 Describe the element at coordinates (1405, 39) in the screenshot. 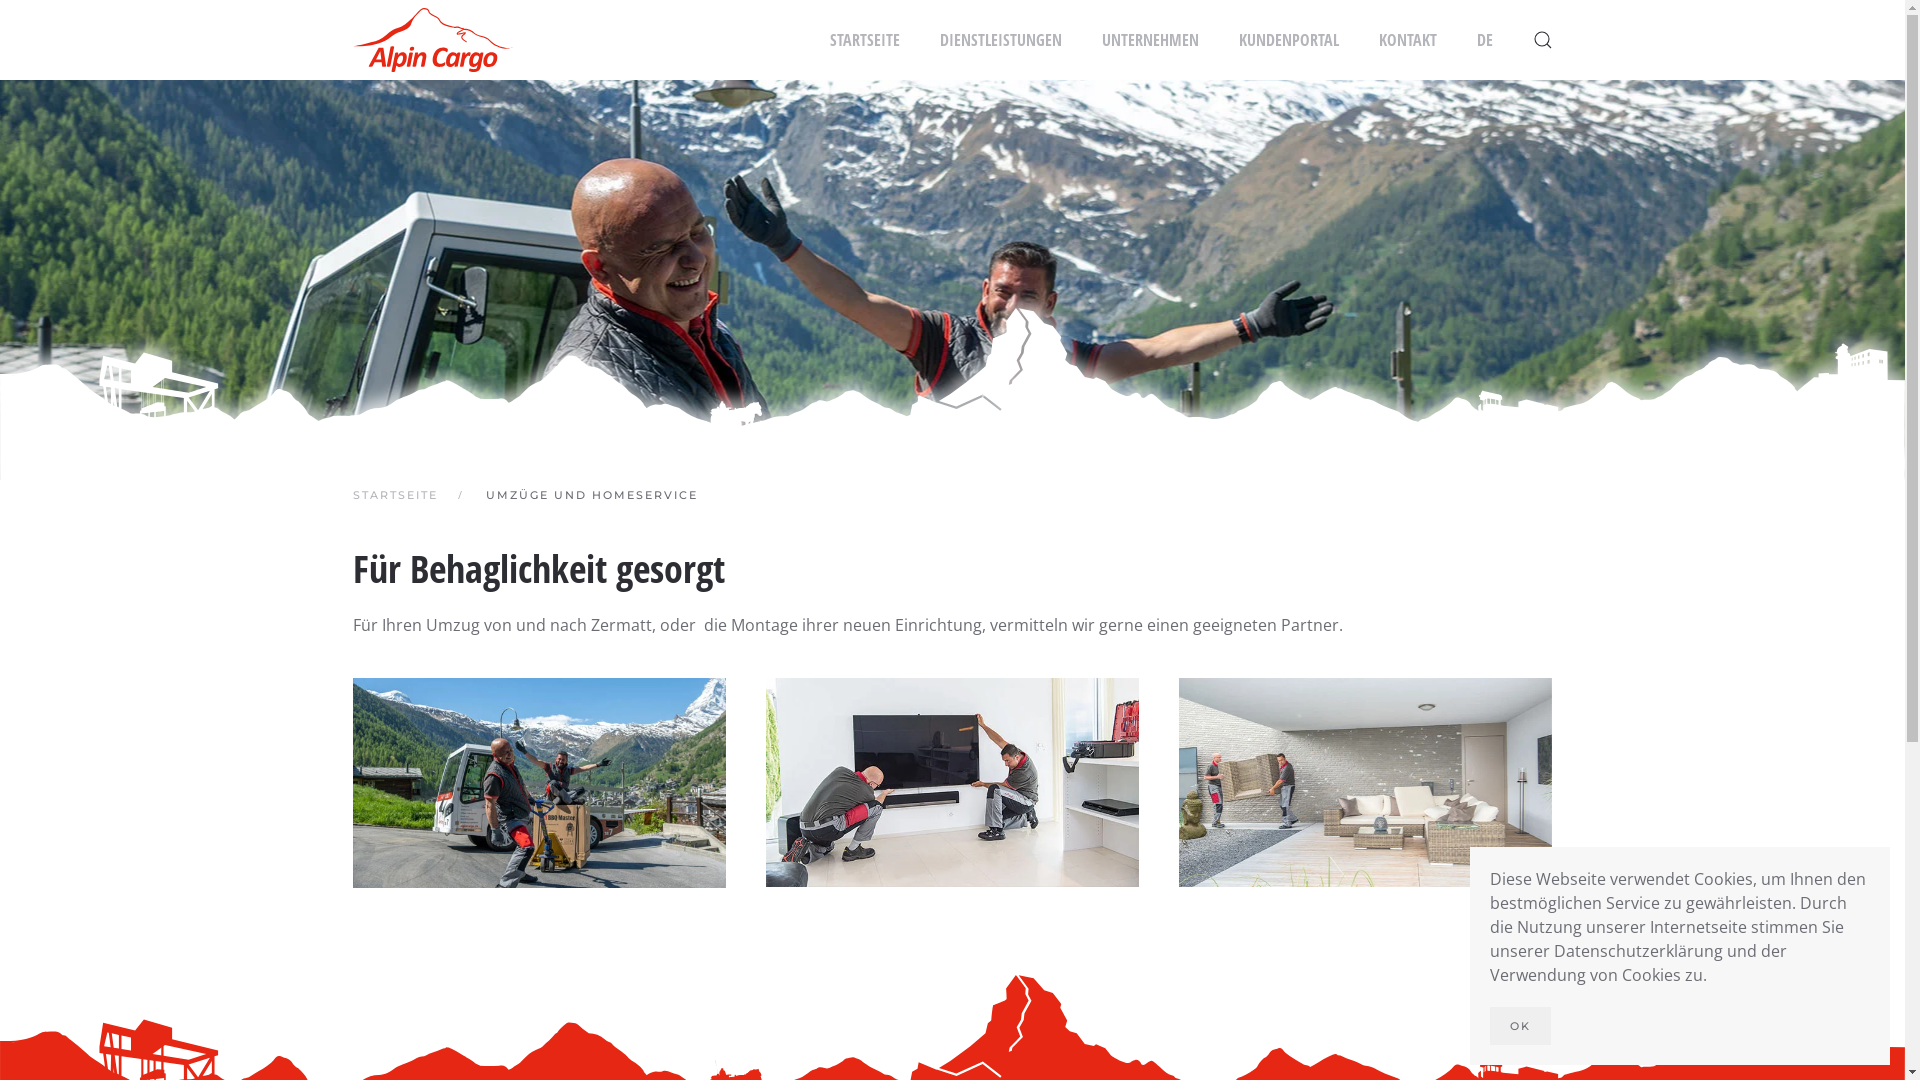

I see `'KONTAKT'` at that location.